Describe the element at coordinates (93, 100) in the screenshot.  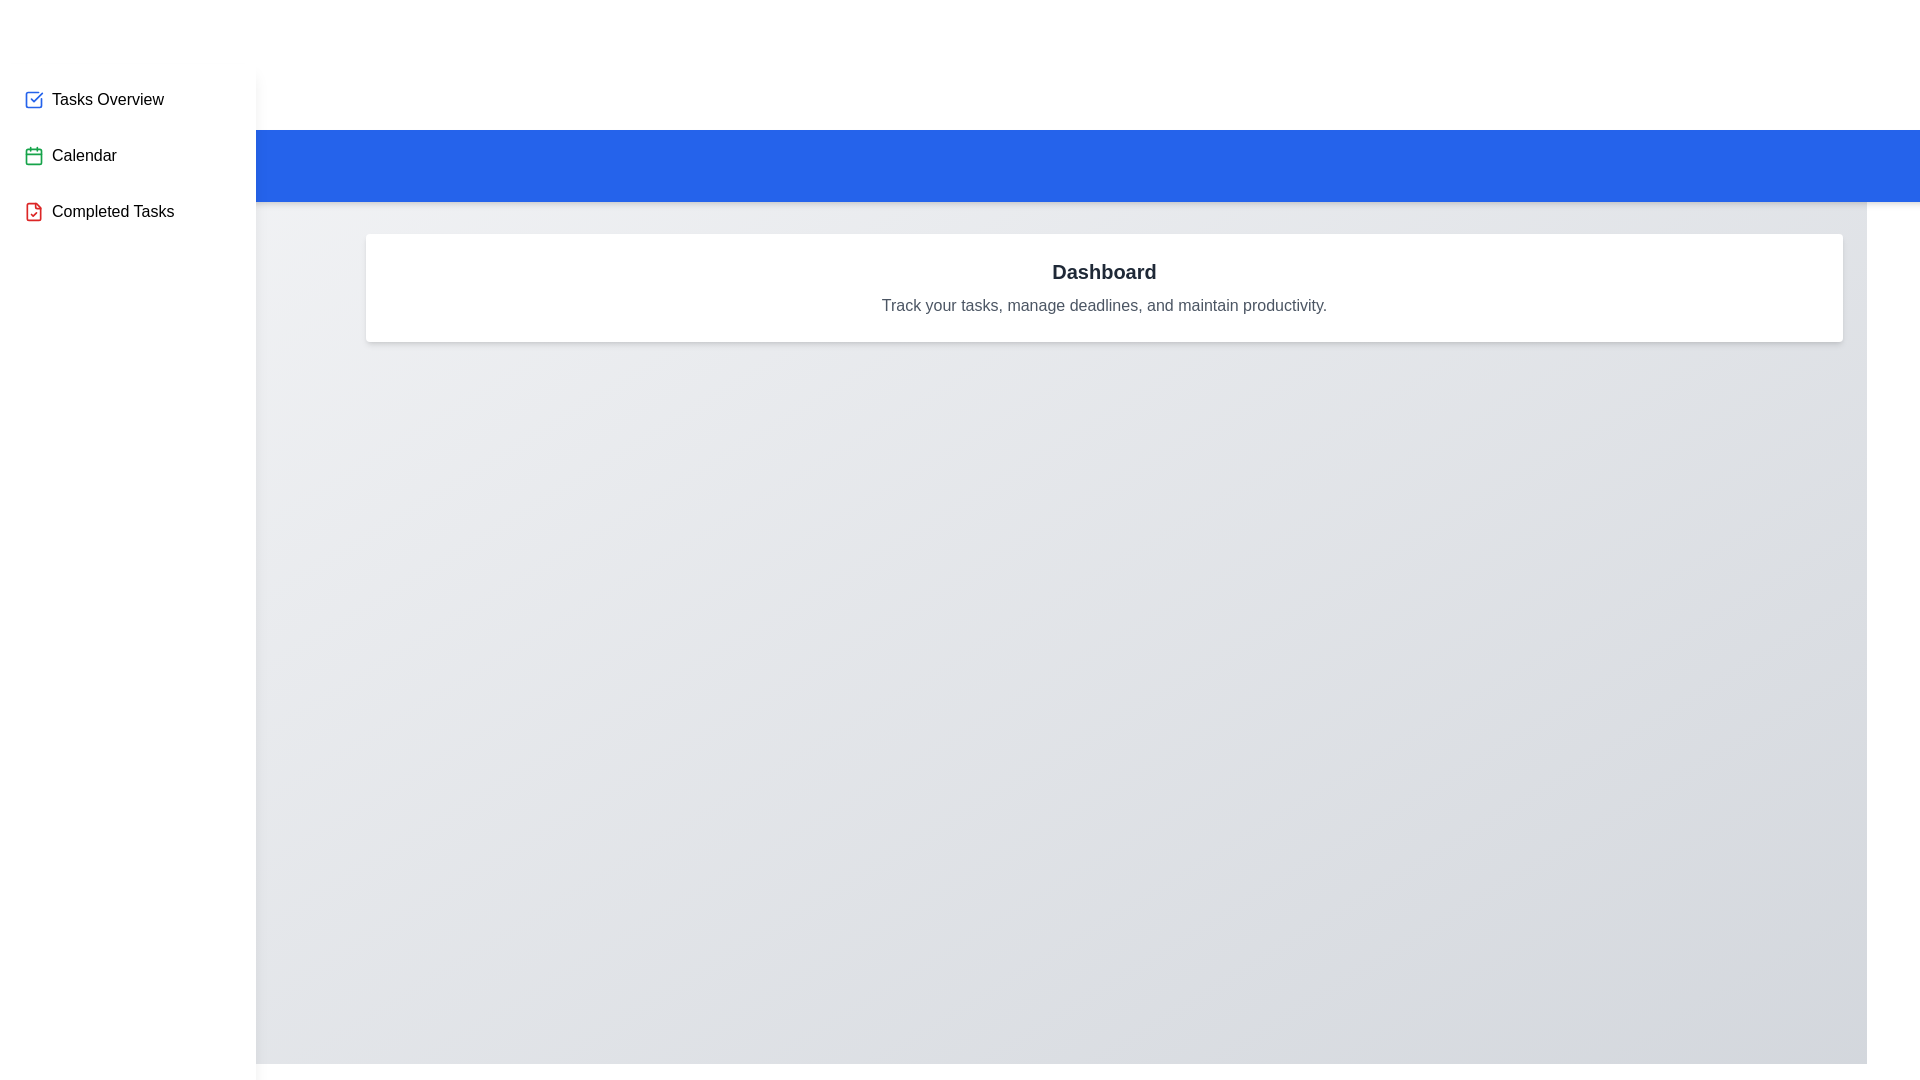
I see `the navigational button that provides access to the overview of tasks, which is the first item in the vertical list on the left-hand side of the interface` at that location.